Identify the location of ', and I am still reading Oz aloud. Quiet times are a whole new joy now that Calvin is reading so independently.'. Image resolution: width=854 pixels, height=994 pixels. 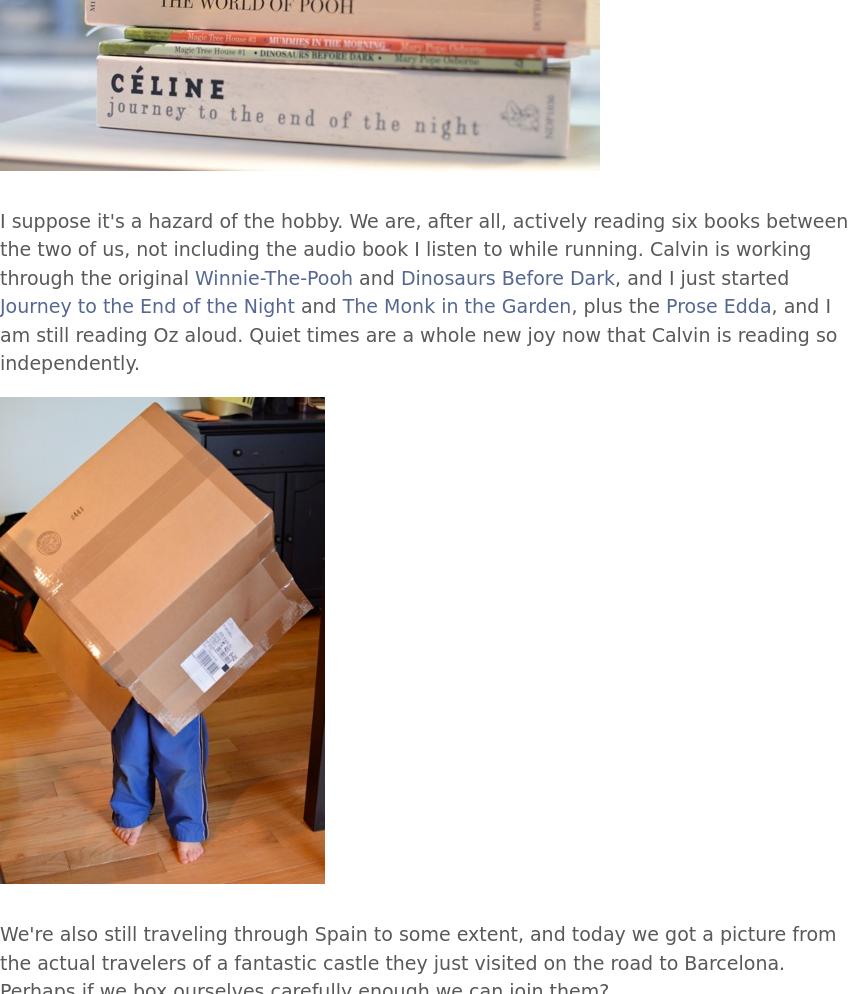
(418, 333).